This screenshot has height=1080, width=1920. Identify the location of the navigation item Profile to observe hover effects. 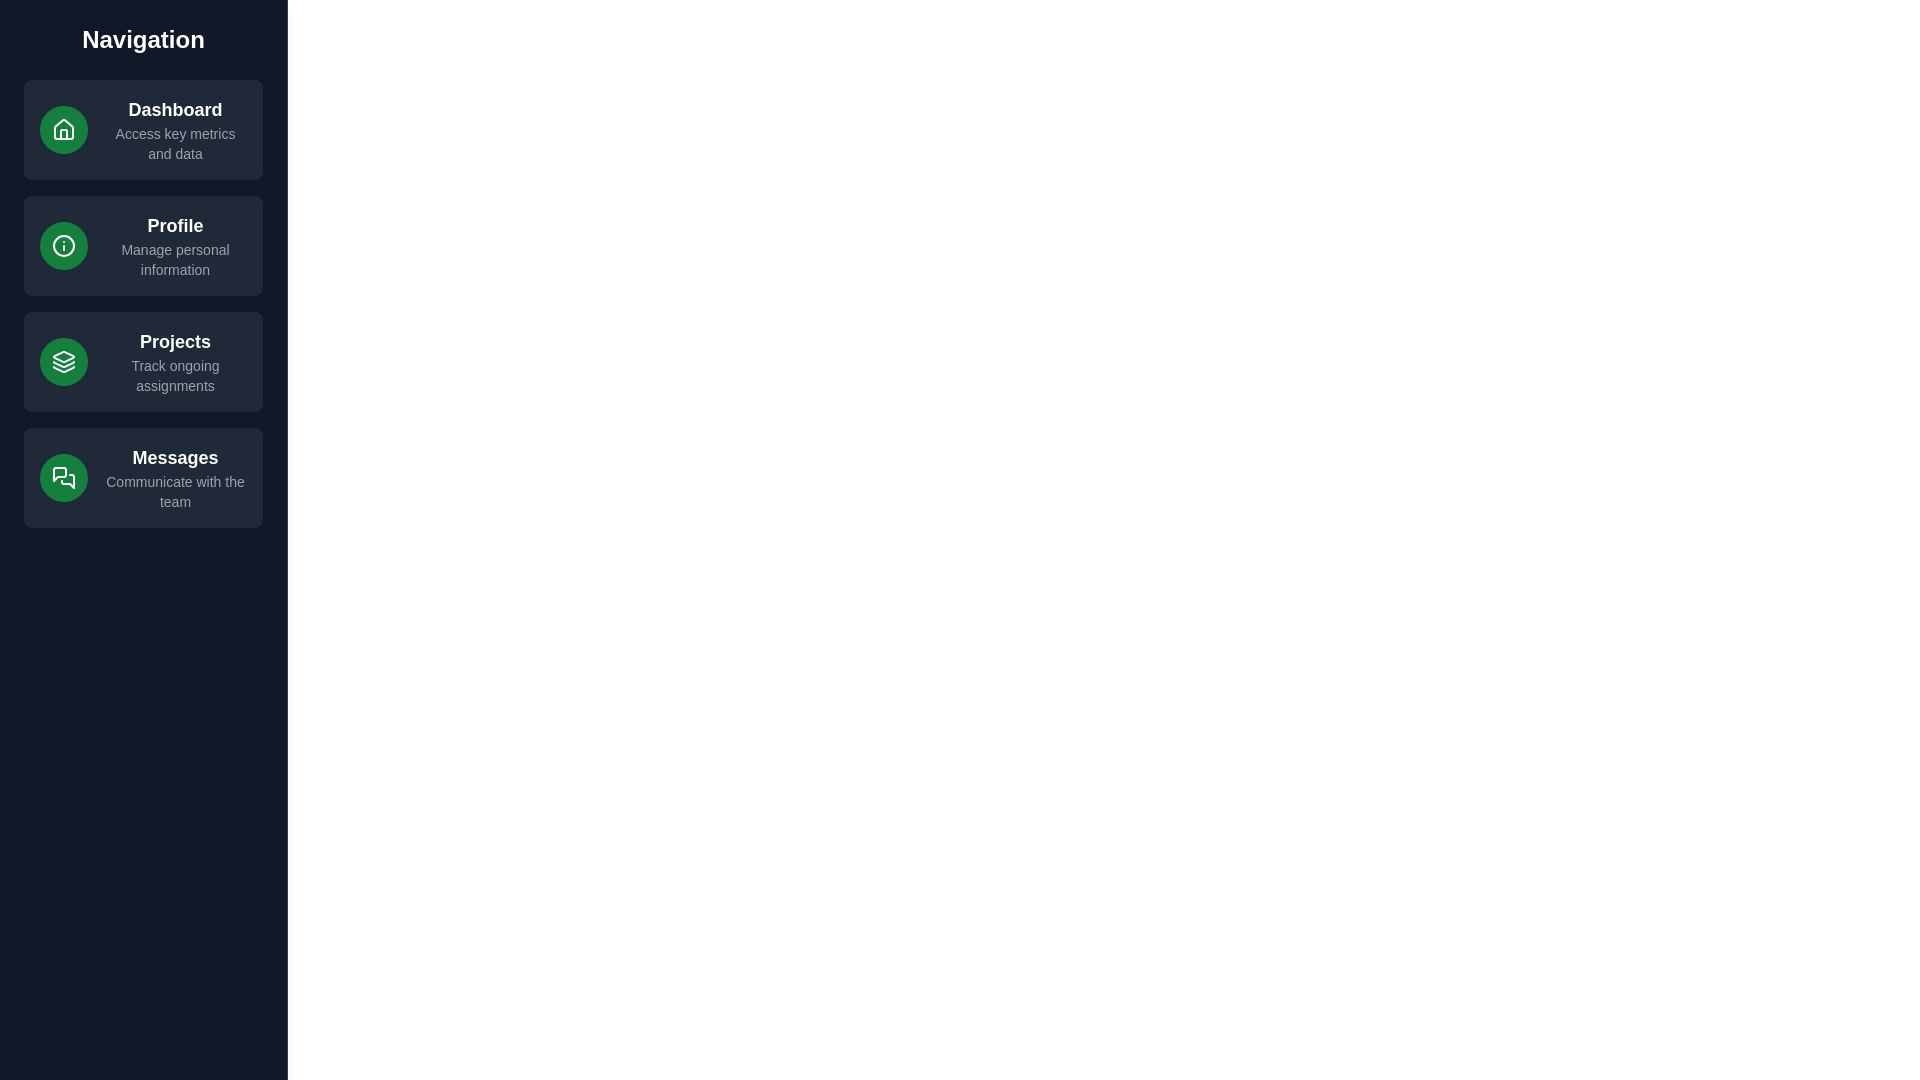
(142, 245).